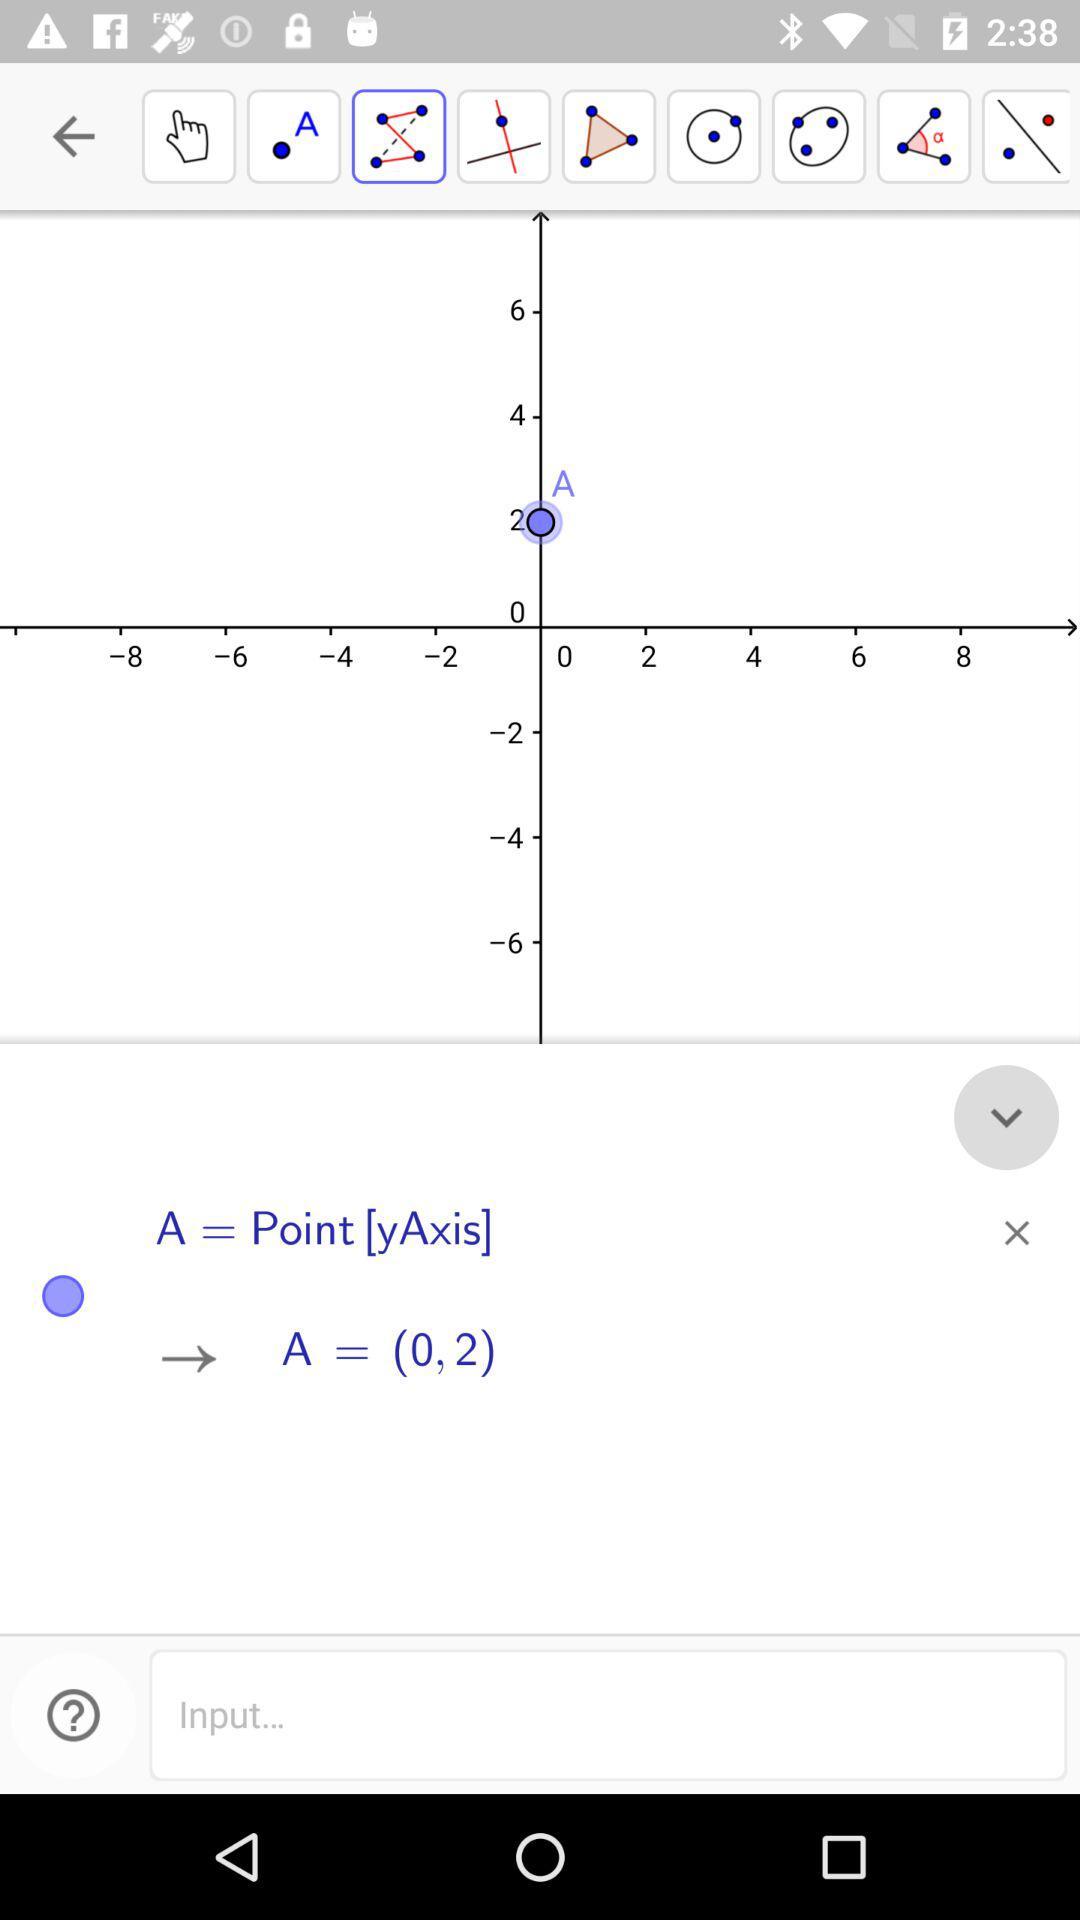 The height and width of the screenshot is (1920, 1080). I want to click on the second box from top left corner, so click(293, 135).